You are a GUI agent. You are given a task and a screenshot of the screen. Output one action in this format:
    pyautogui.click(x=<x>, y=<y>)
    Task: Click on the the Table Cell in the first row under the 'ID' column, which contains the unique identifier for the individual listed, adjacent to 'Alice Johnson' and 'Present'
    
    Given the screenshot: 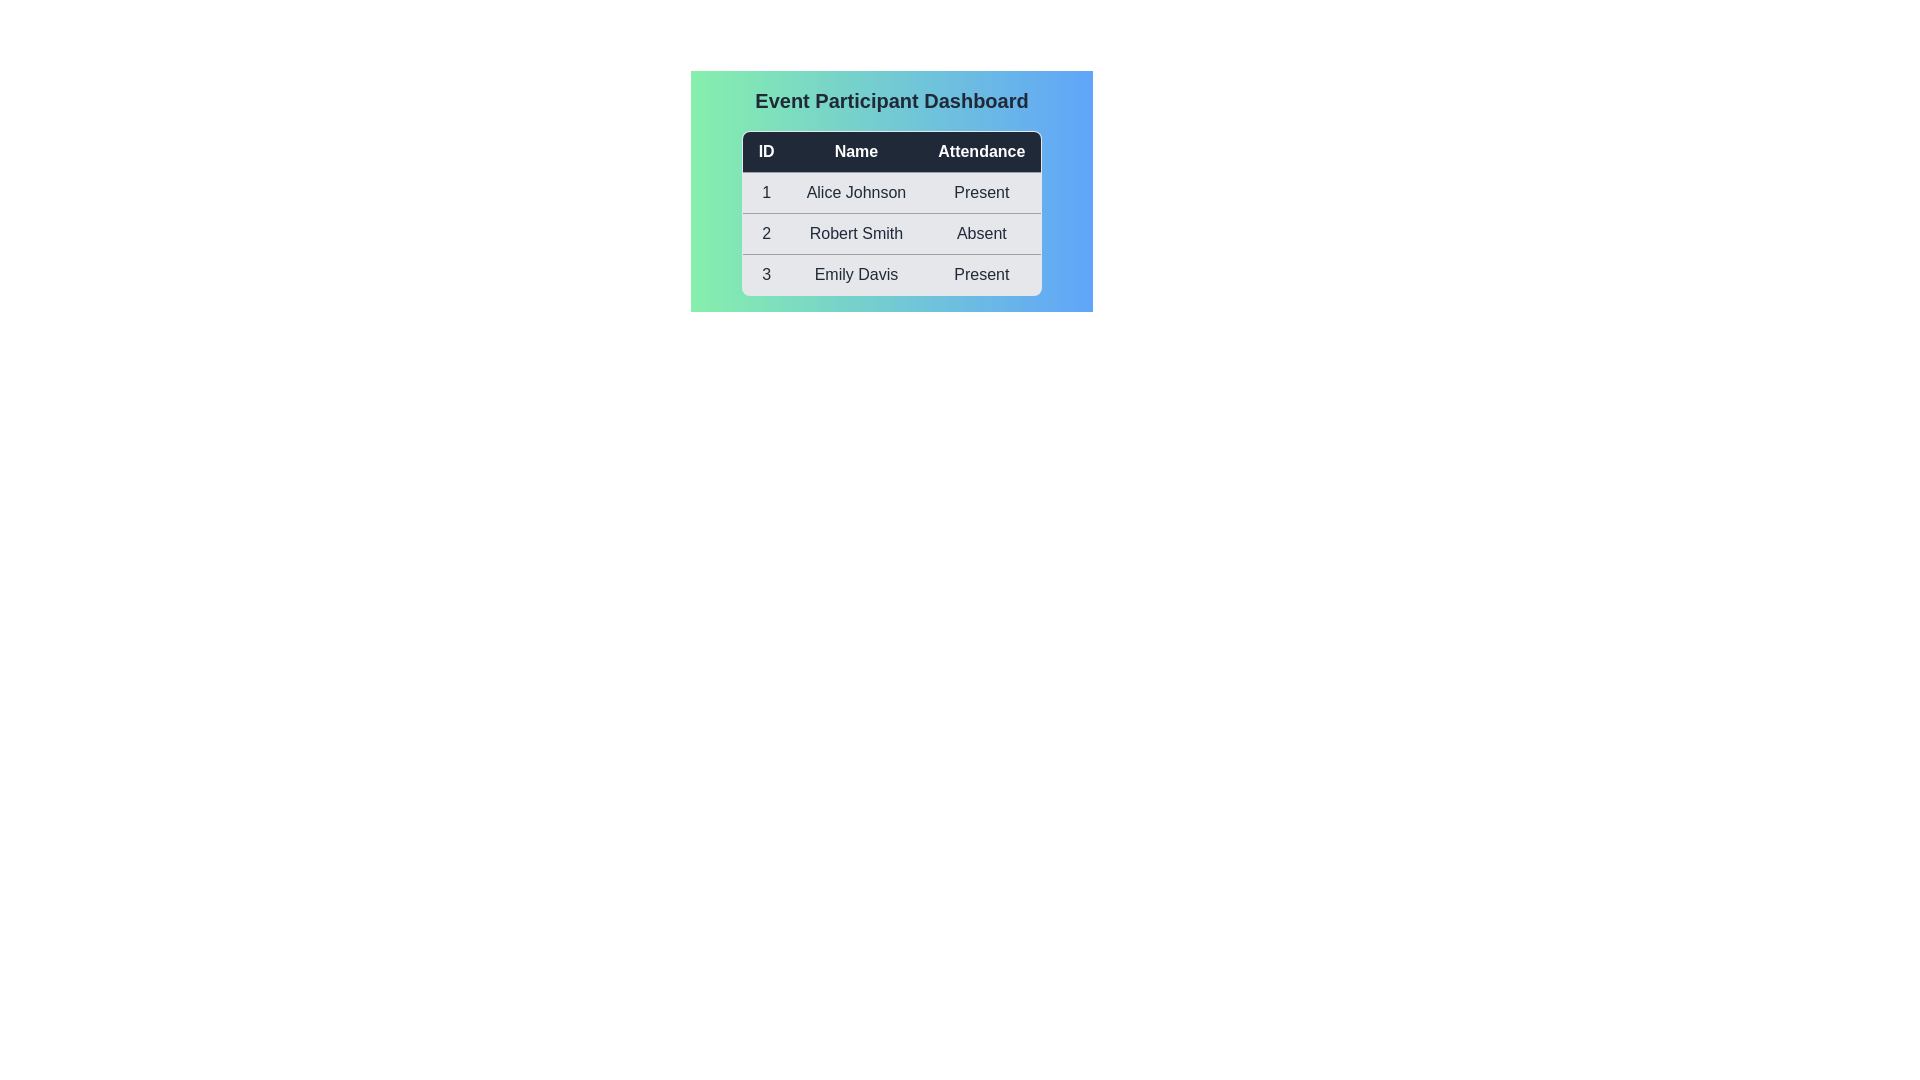 What is the action you would take?
    pyautogui.click(x=765, y=192)
    